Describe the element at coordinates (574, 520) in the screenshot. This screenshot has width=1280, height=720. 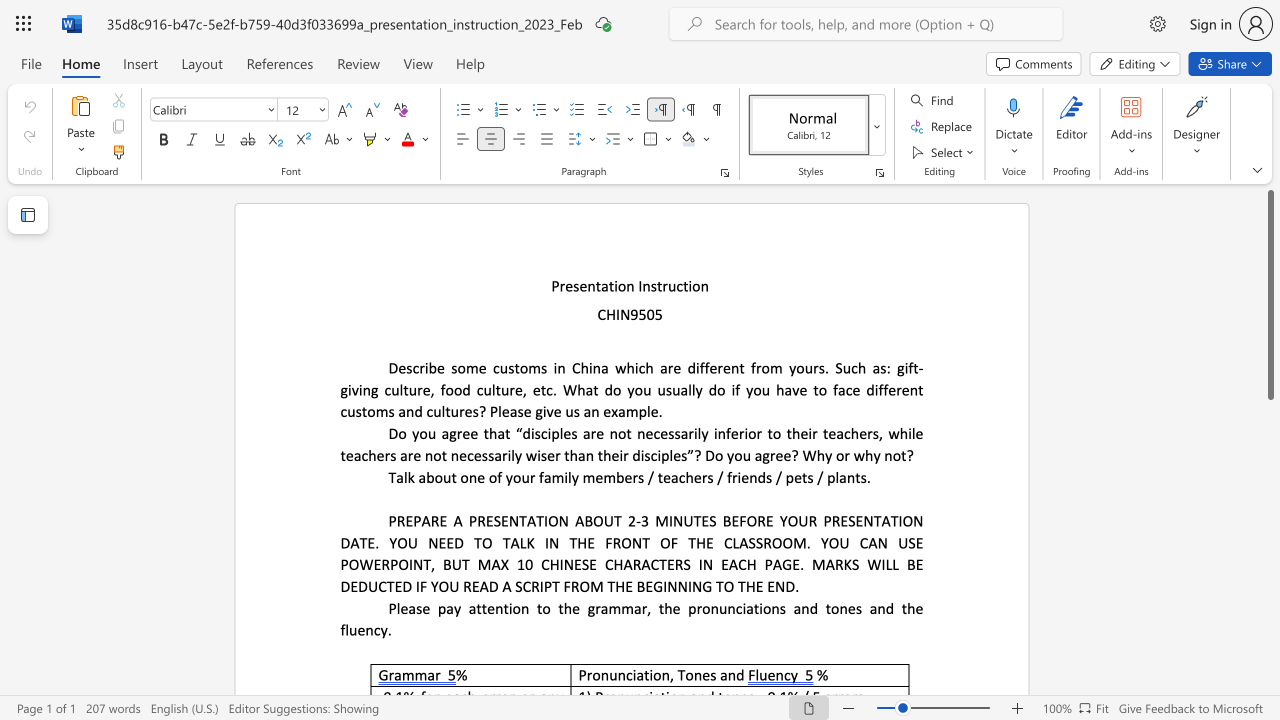
I see `the subset text "ABOU" within the text "PREPARE A PRESENTATION ABOUT 2"` at that location.